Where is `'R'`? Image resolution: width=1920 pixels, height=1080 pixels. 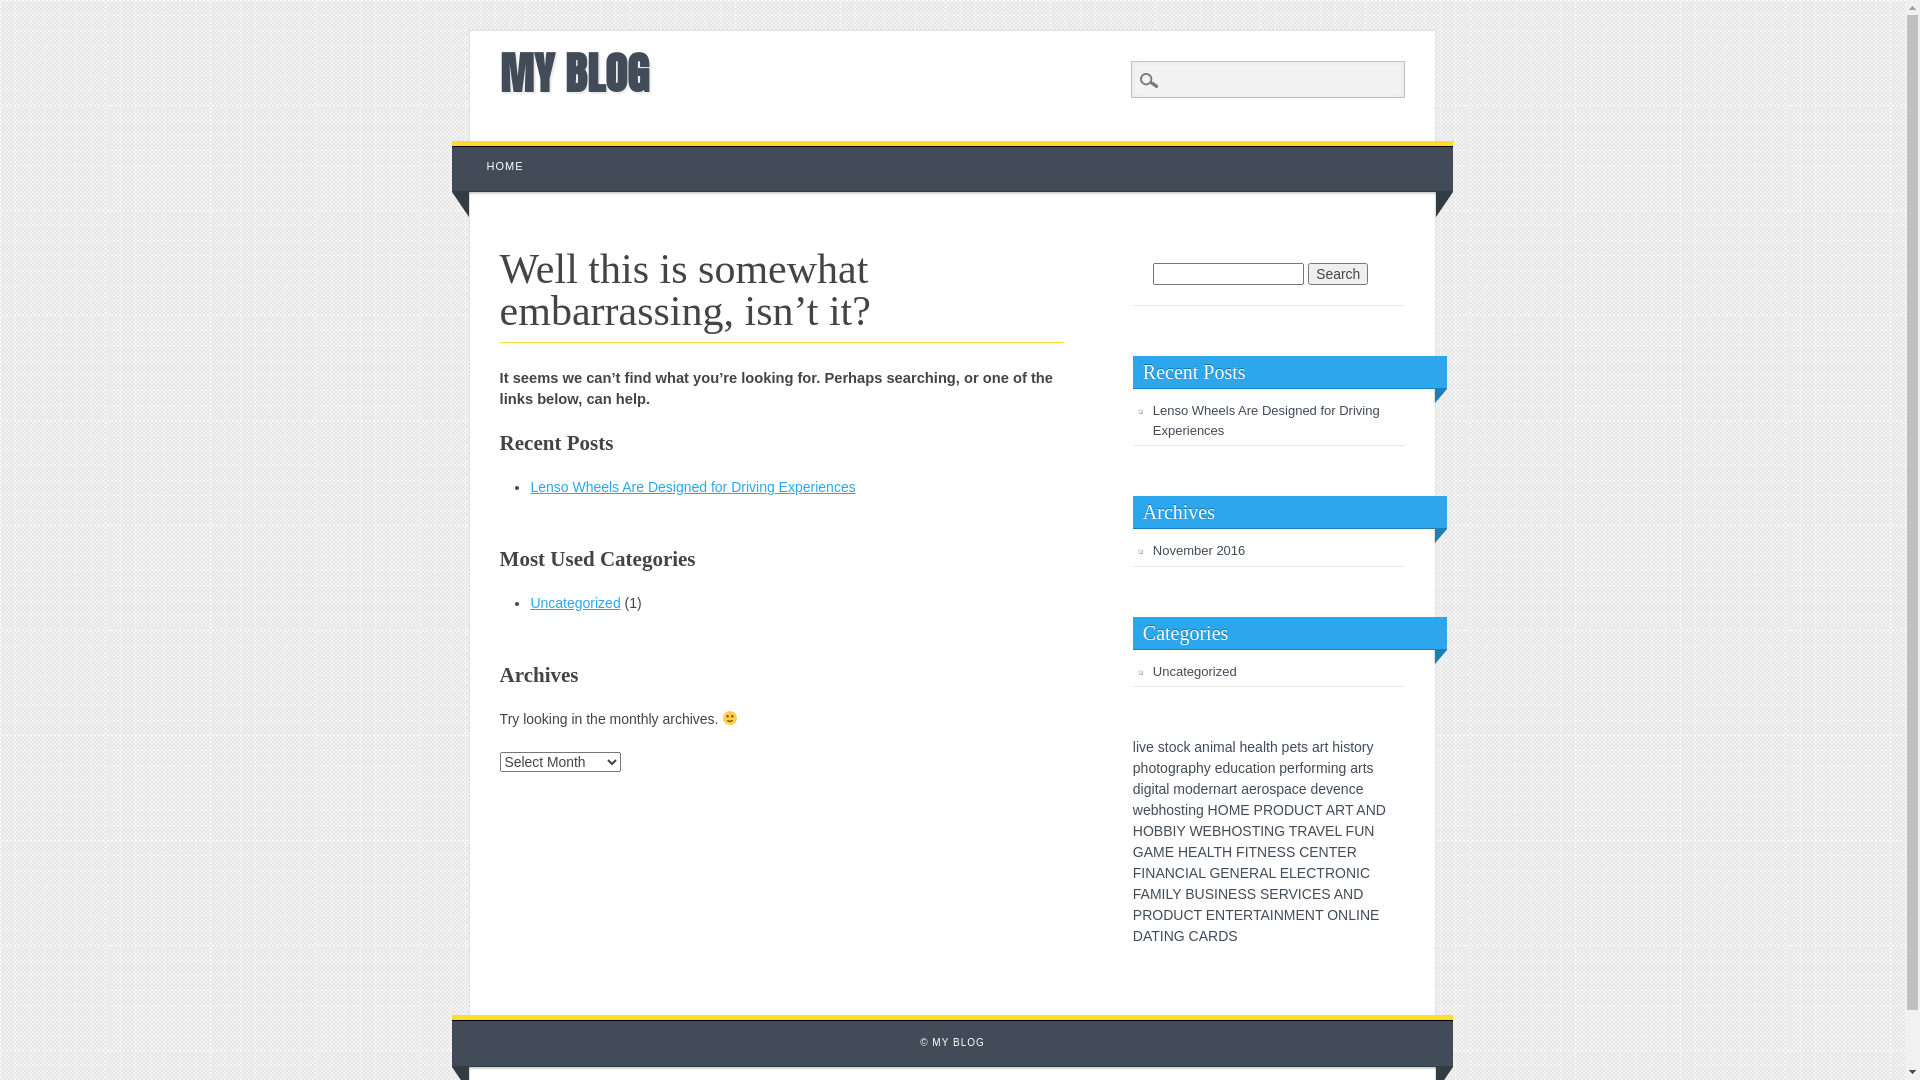 'R' is located at coordinates (1352, 852).